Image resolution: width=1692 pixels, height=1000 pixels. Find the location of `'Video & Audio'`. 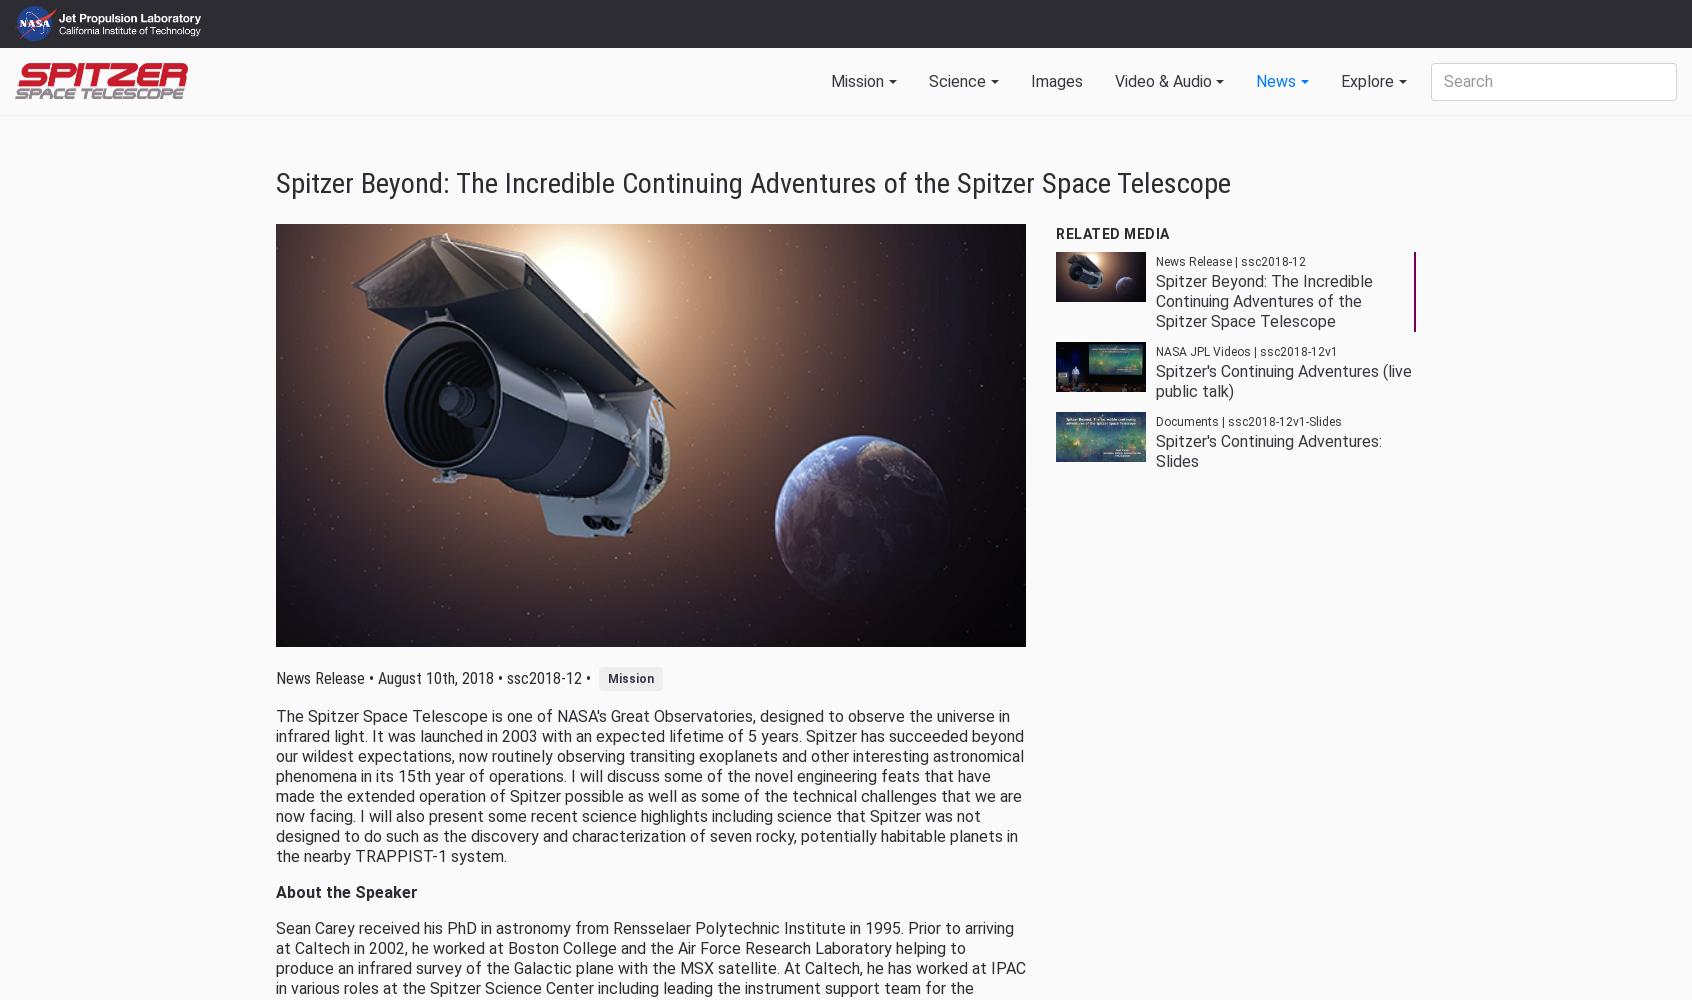

'Video & Audio' is located at coordinates (1161, 79).